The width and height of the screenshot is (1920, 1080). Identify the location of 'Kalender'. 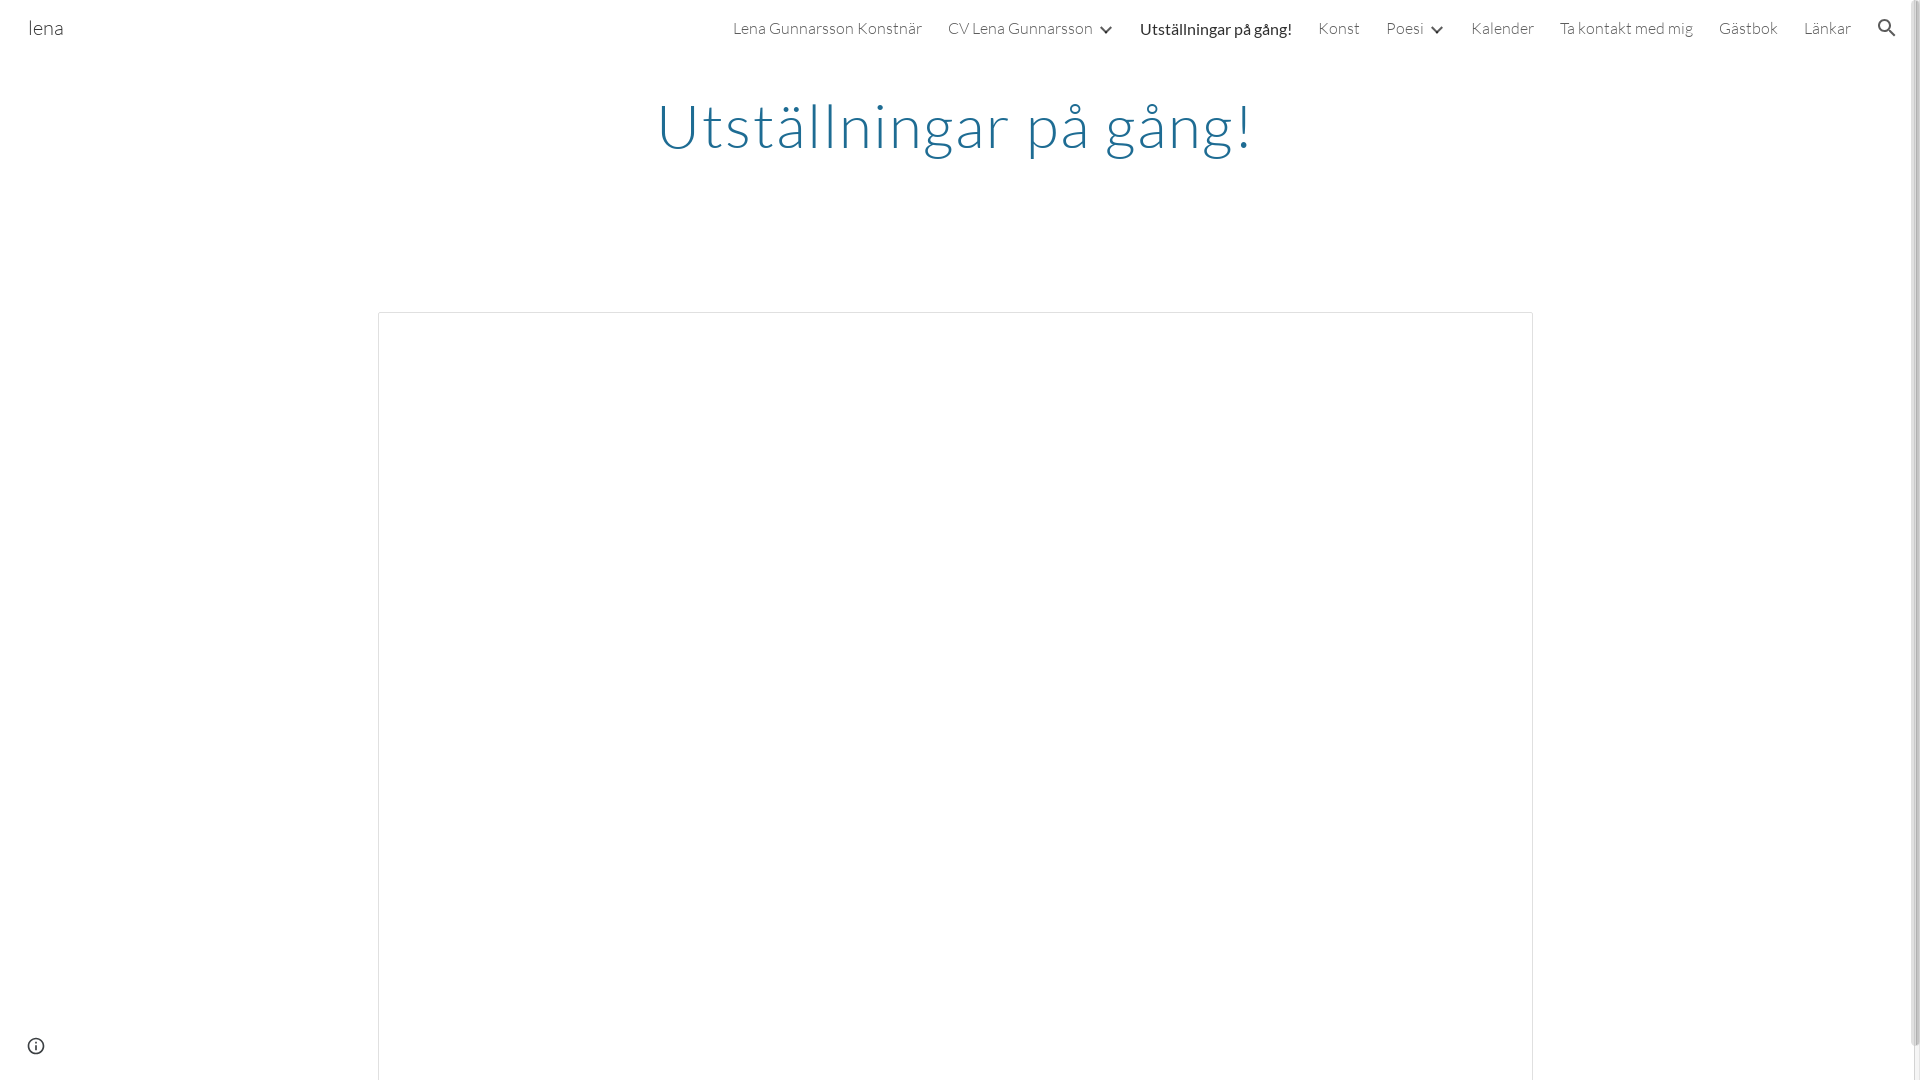
(1502, 27).